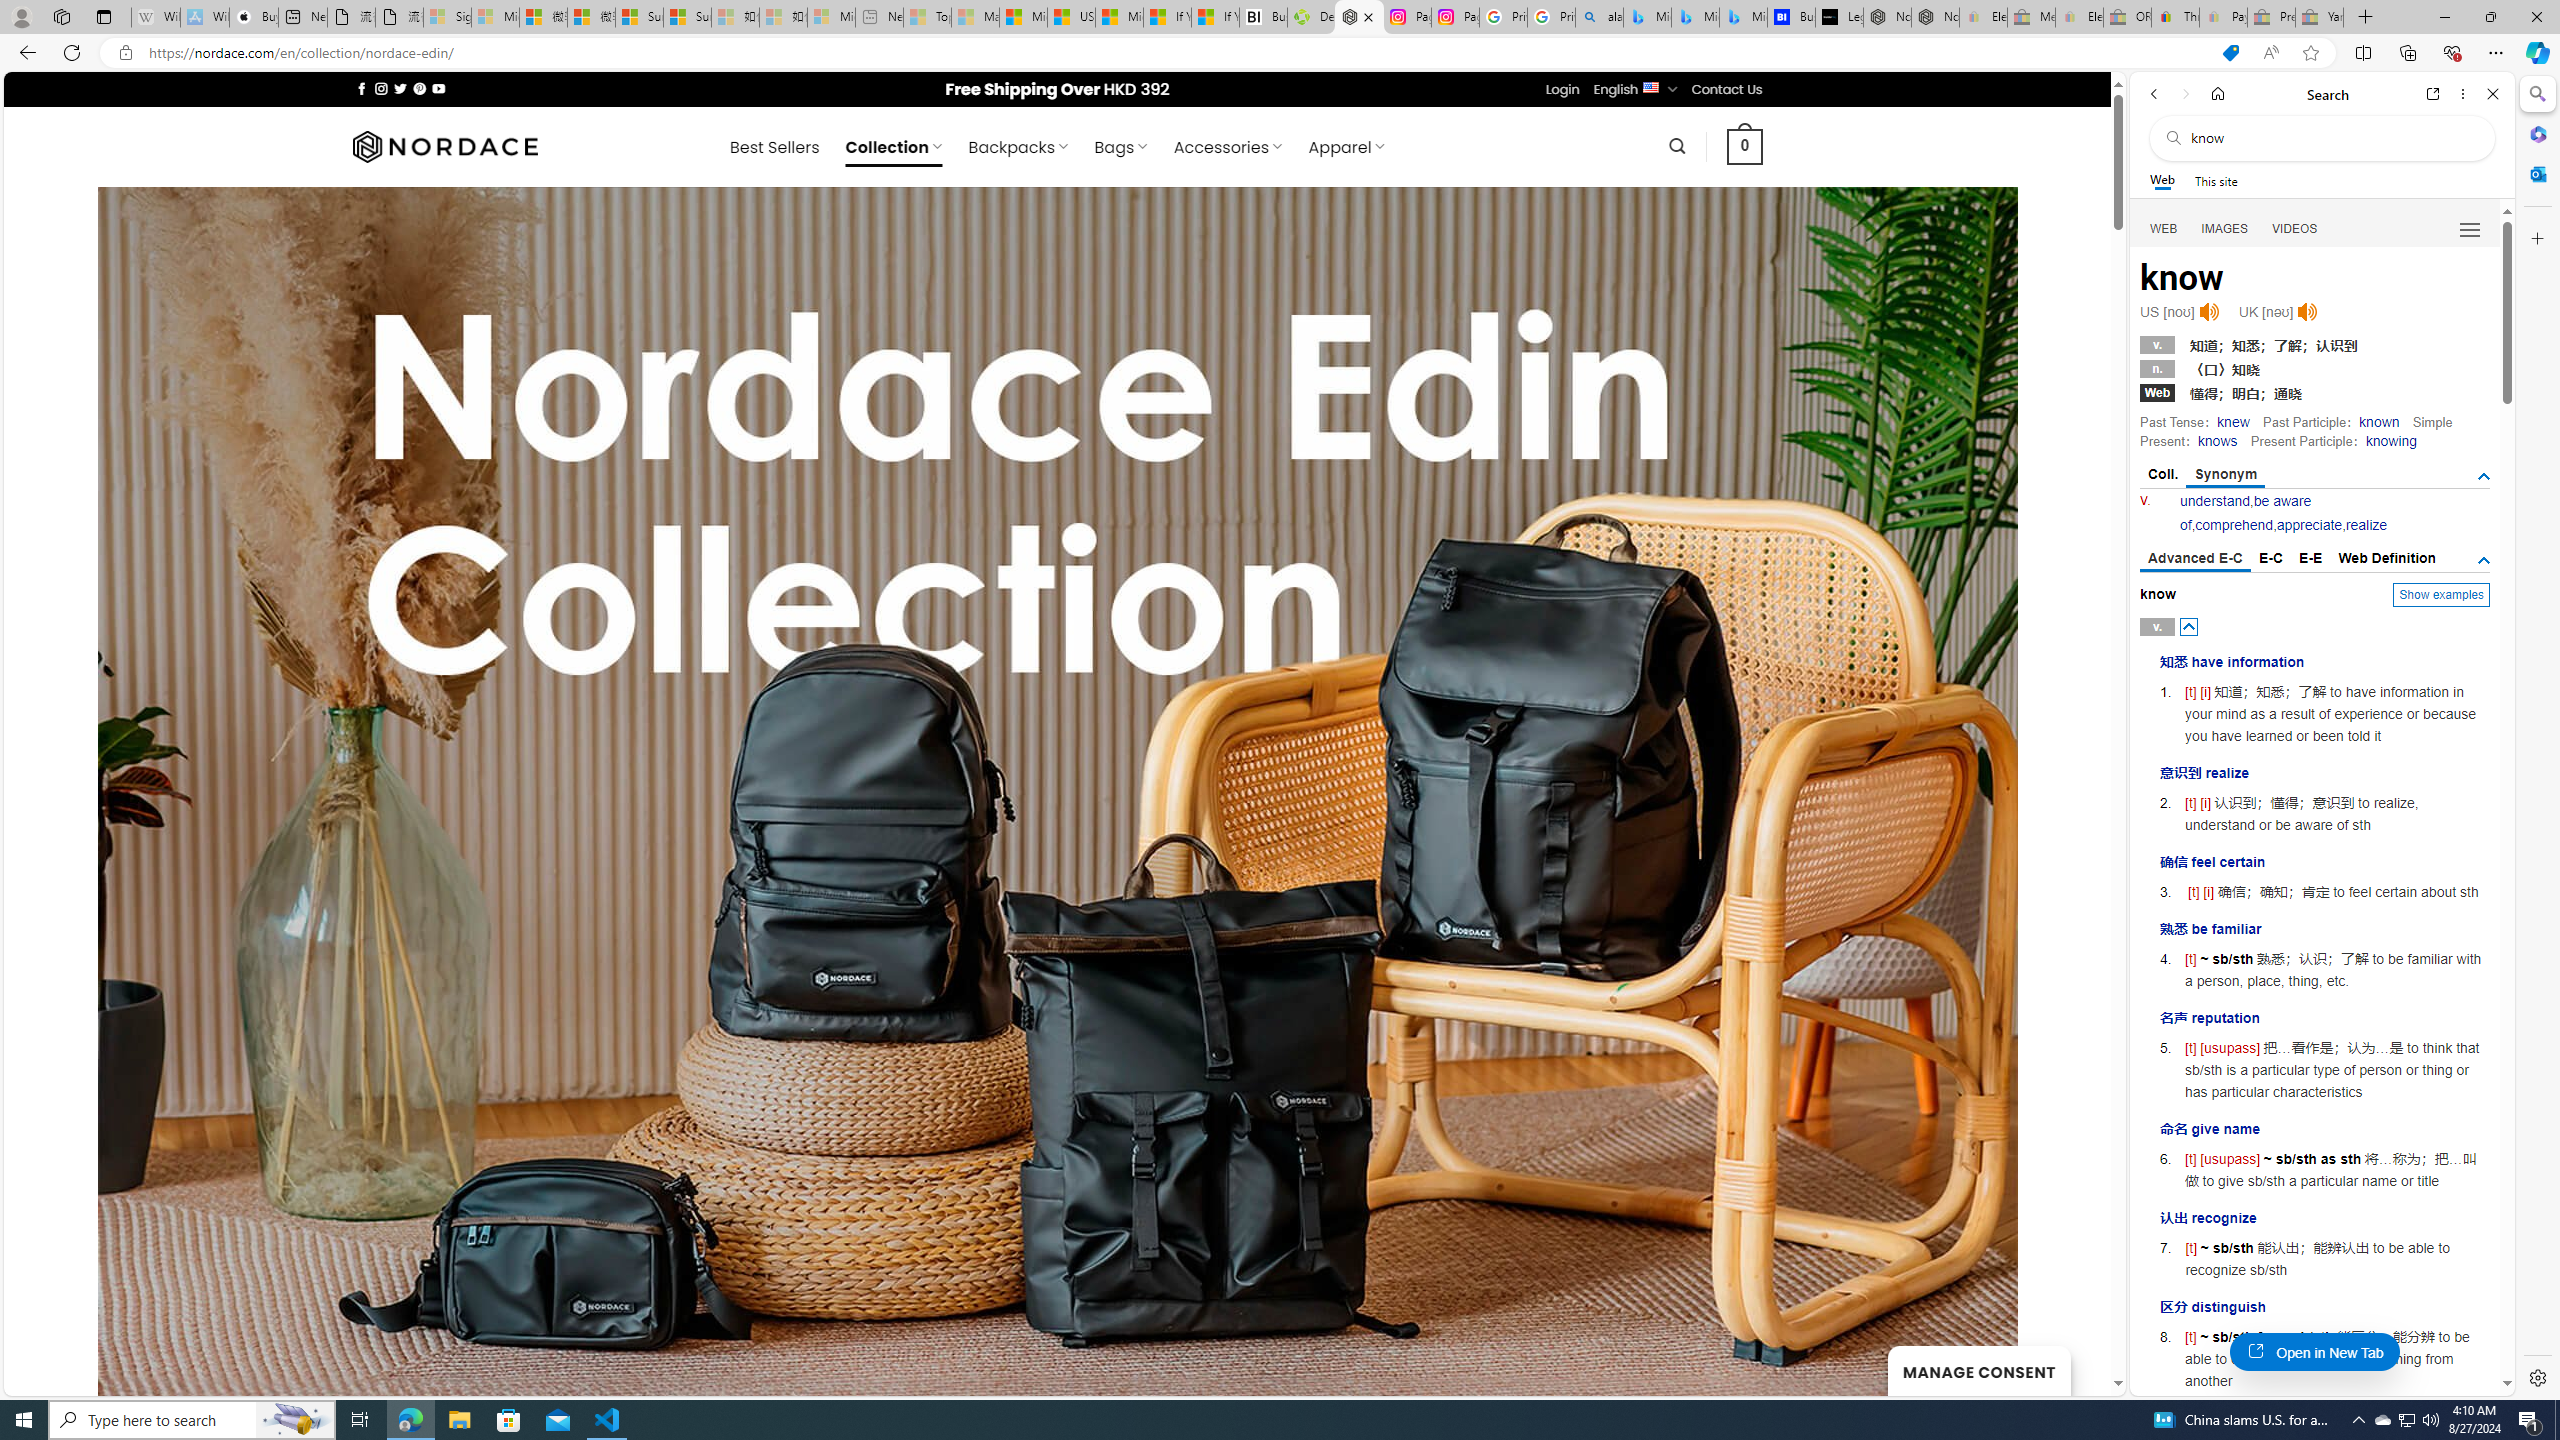 This screenshot has width=2560, height=1440. I want to click on '  0  ', so click(1744, 145).